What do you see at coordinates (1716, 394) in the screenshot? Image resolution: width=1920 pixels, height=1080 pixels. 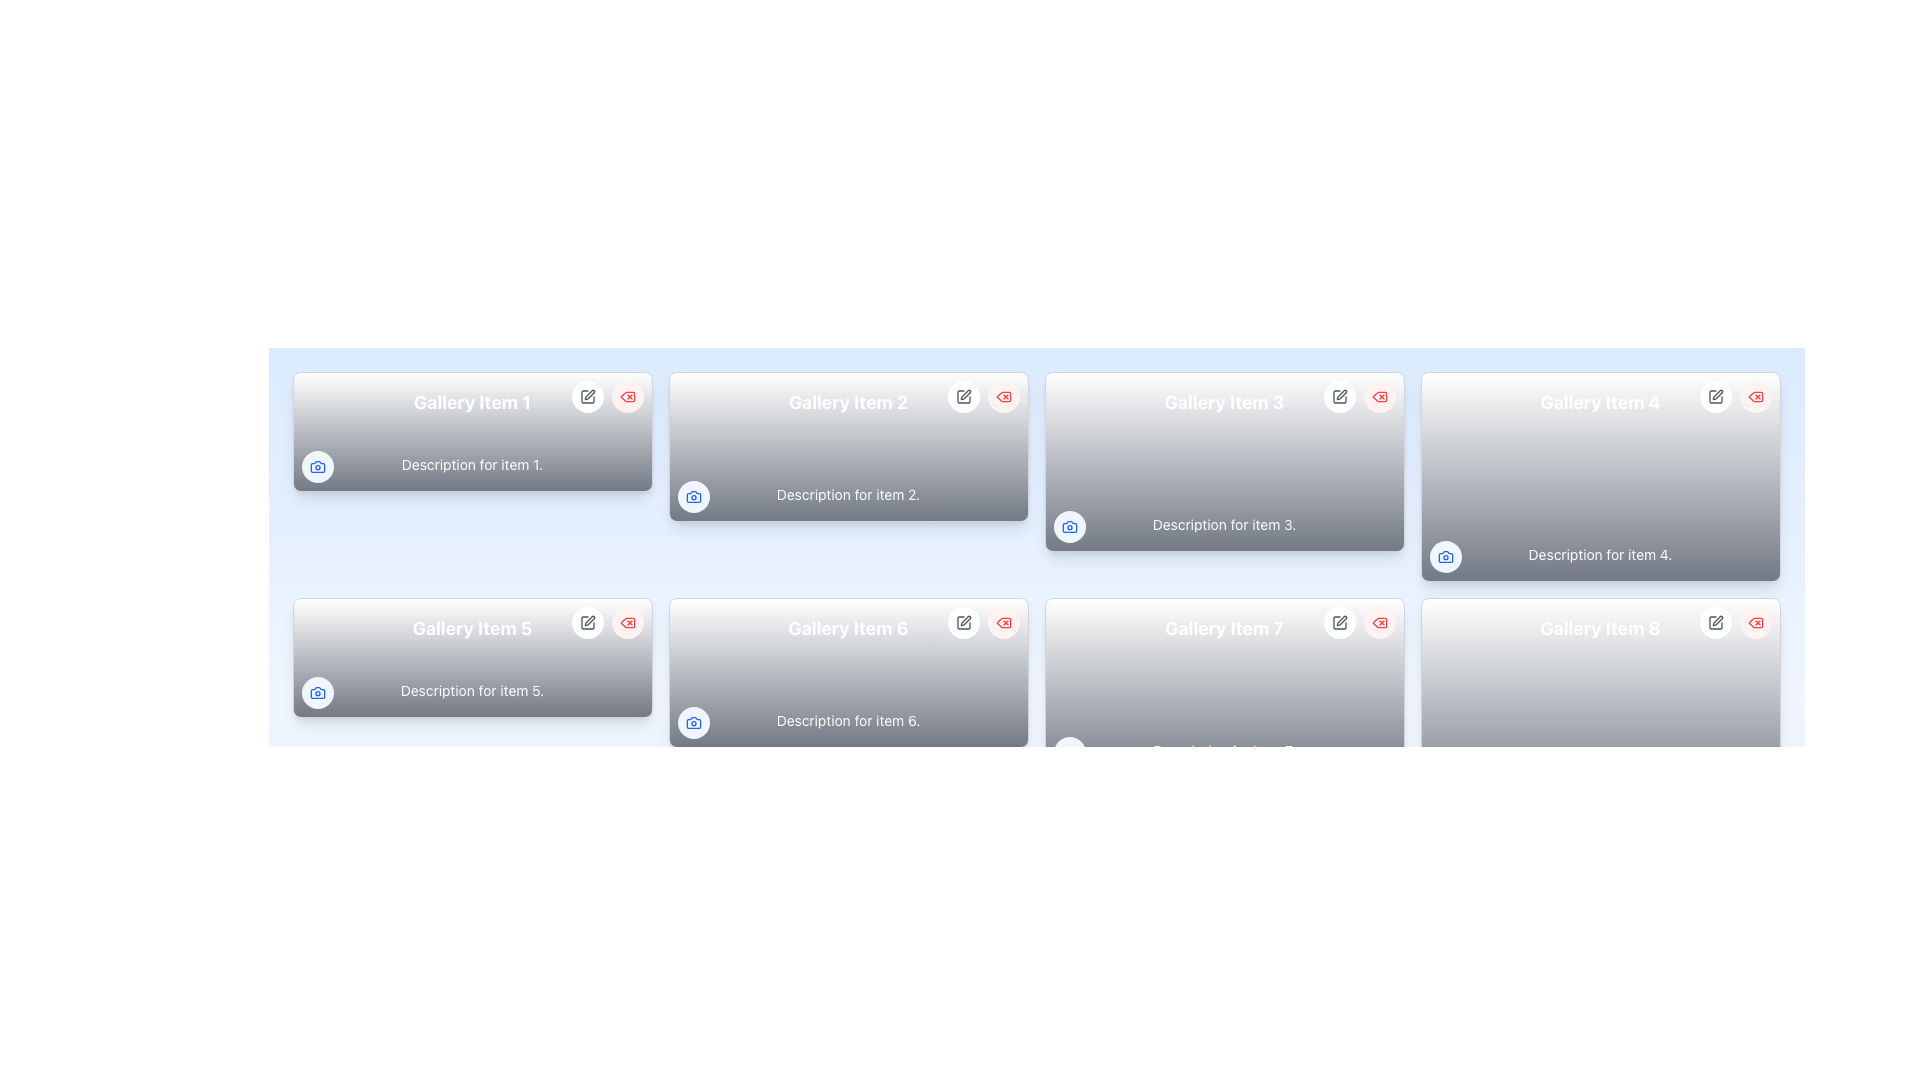 I see `the button to edit or modify the content of 'Gallery Item 4', which is located in the upper-right corner of its card, just above a red icon button` at bounding box center [1716, 394].